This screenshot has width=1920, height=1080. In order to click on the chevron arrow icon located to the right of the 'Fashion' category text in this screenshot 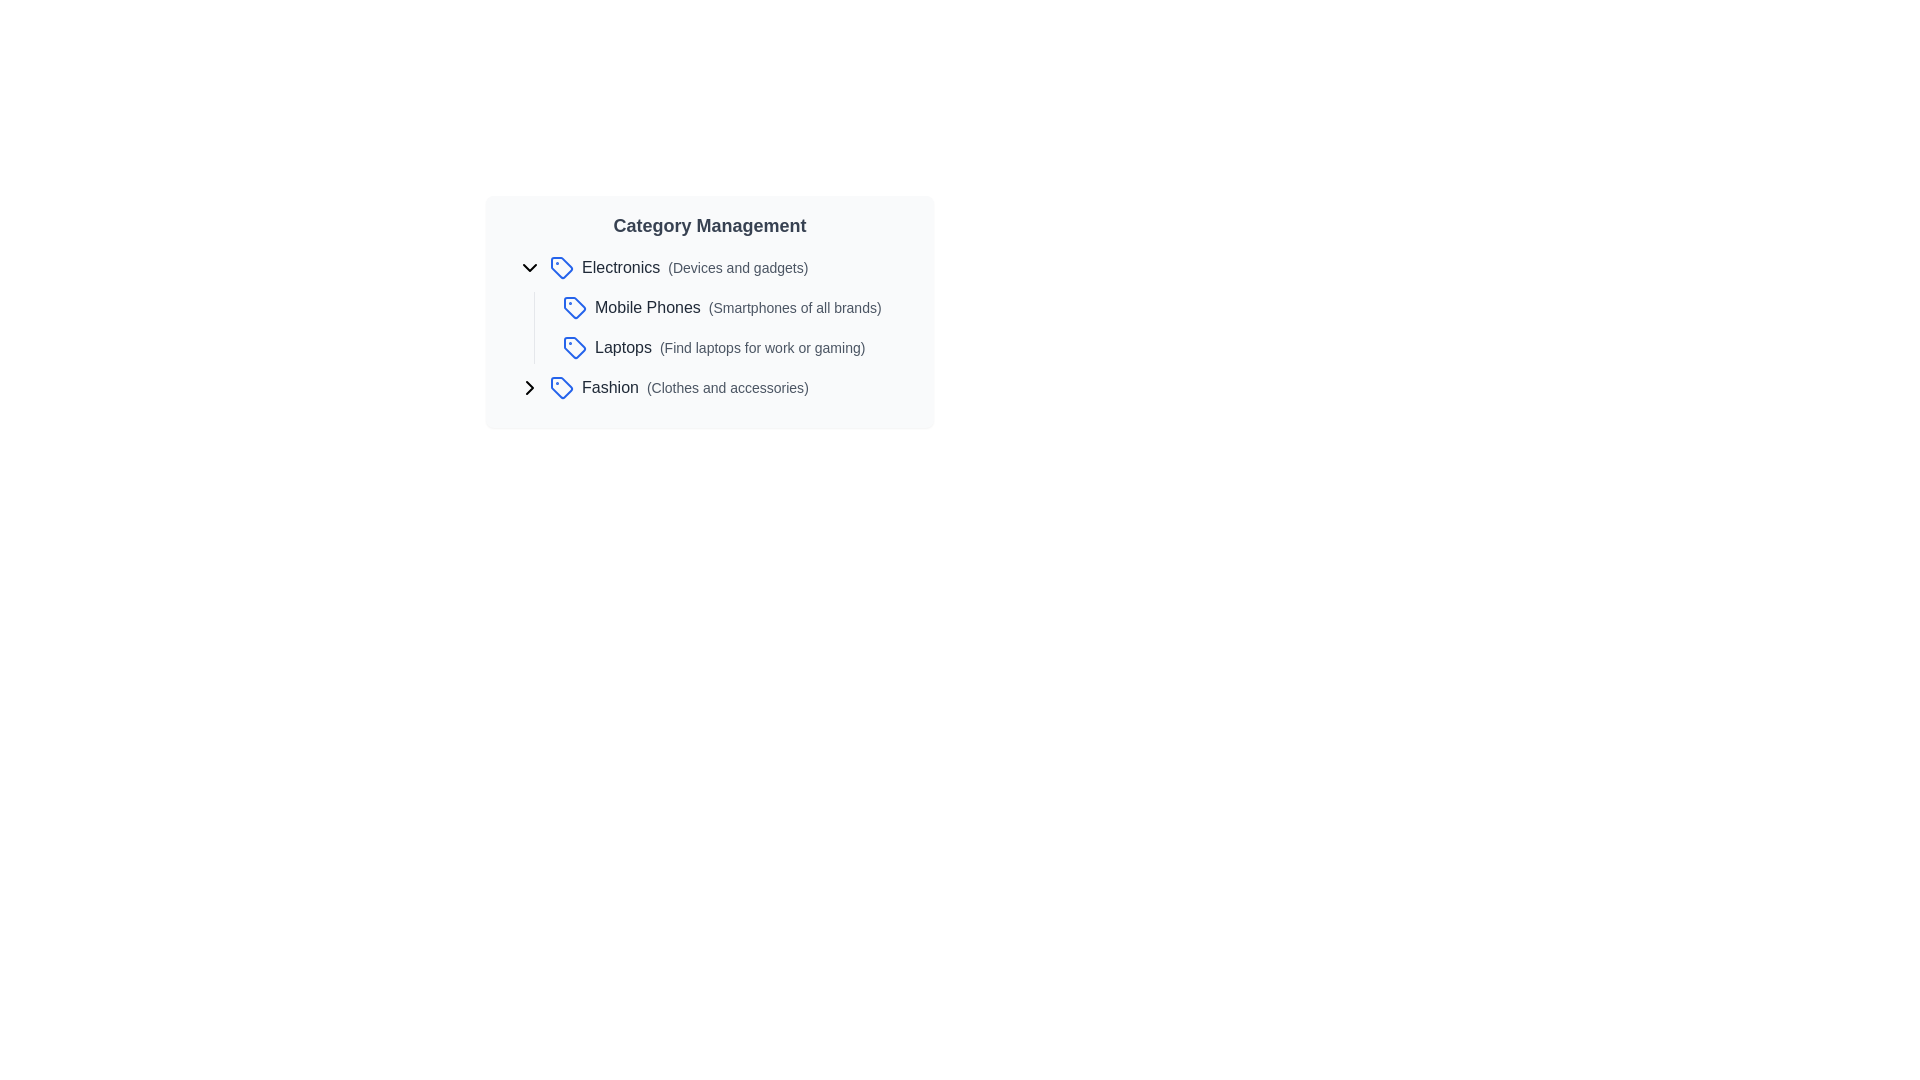, I will do `click(529, 388)`.